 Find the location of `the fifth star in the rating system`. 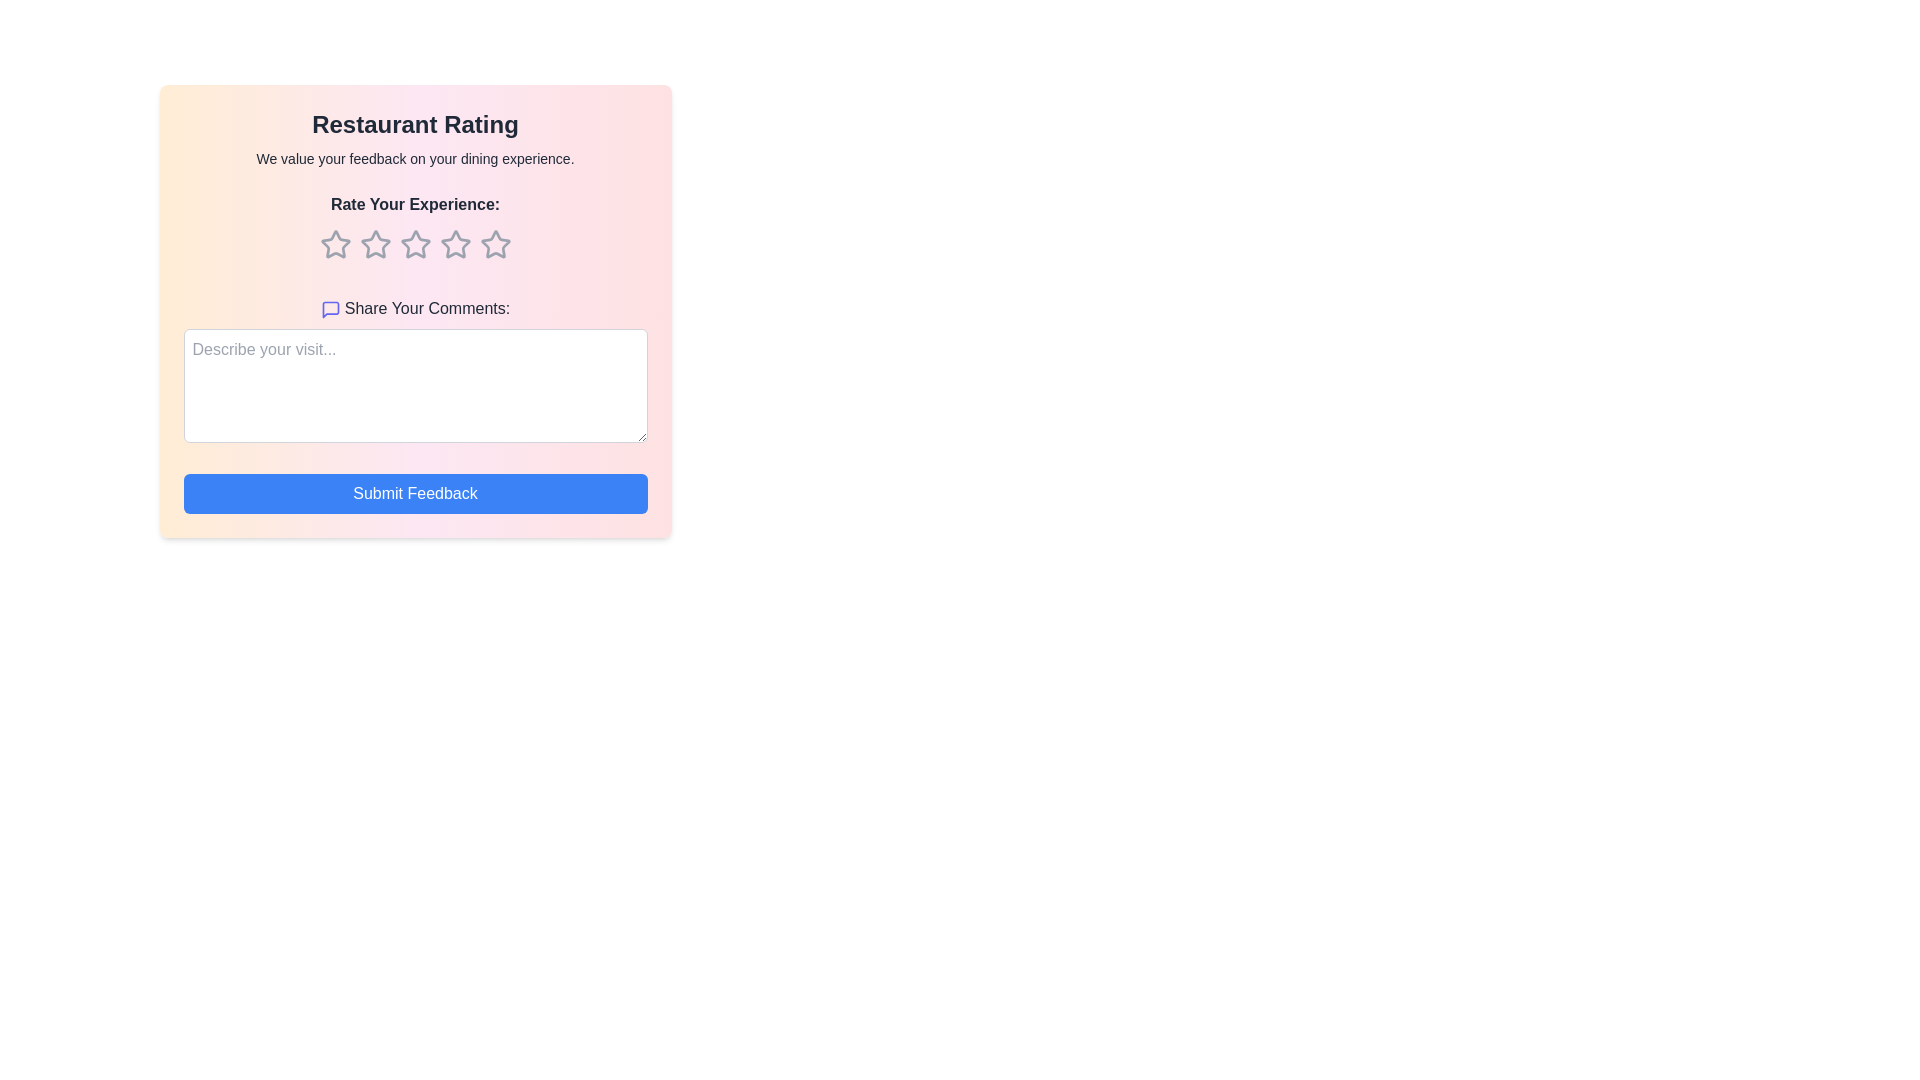

the fifth star in the rating system is located at coordinates (495, 244).